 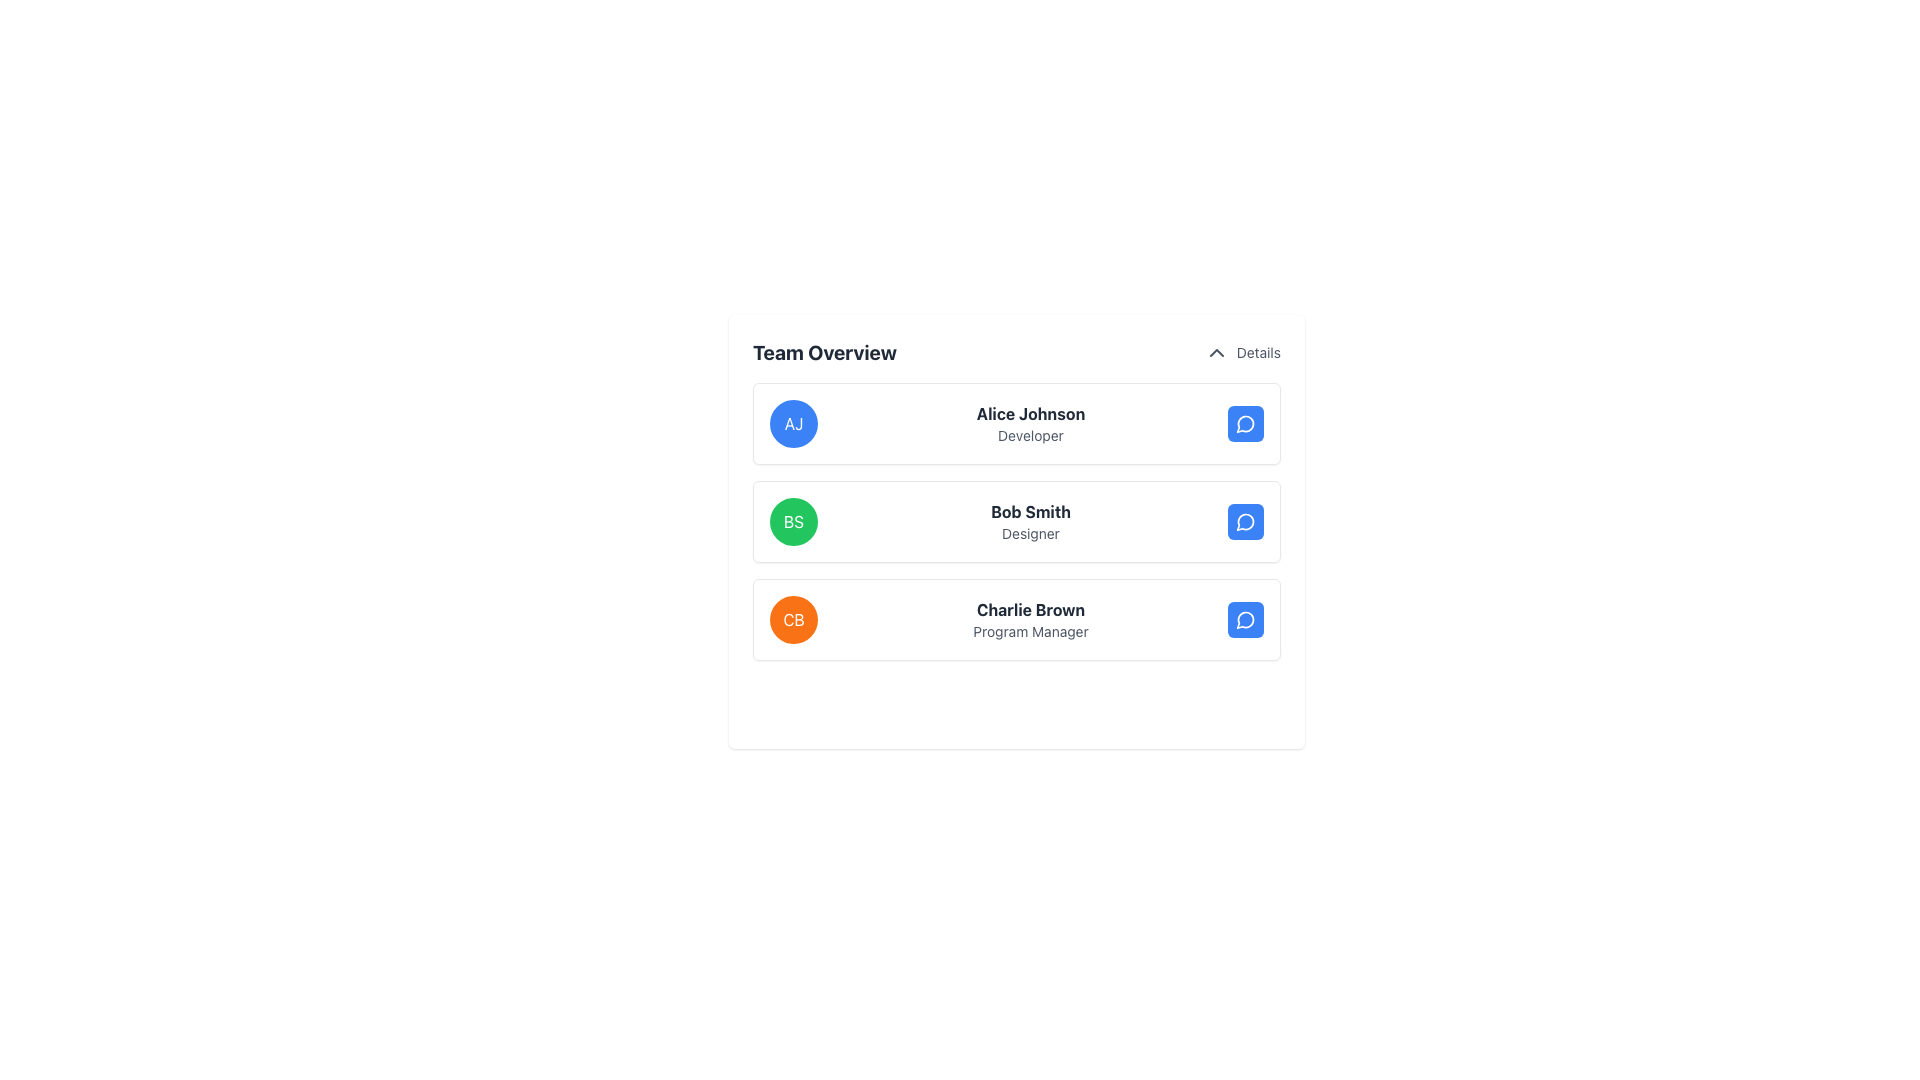 What do you see at coordinates (1244, 619) in the screenshot?
I see `the decorative vector graphic, which is a blue circular icon with a white speech bubble outline located in the bottom row of the user profile list, aligned to the far right next to 'Charlie Brown'` at bounding box center [1244, 619].